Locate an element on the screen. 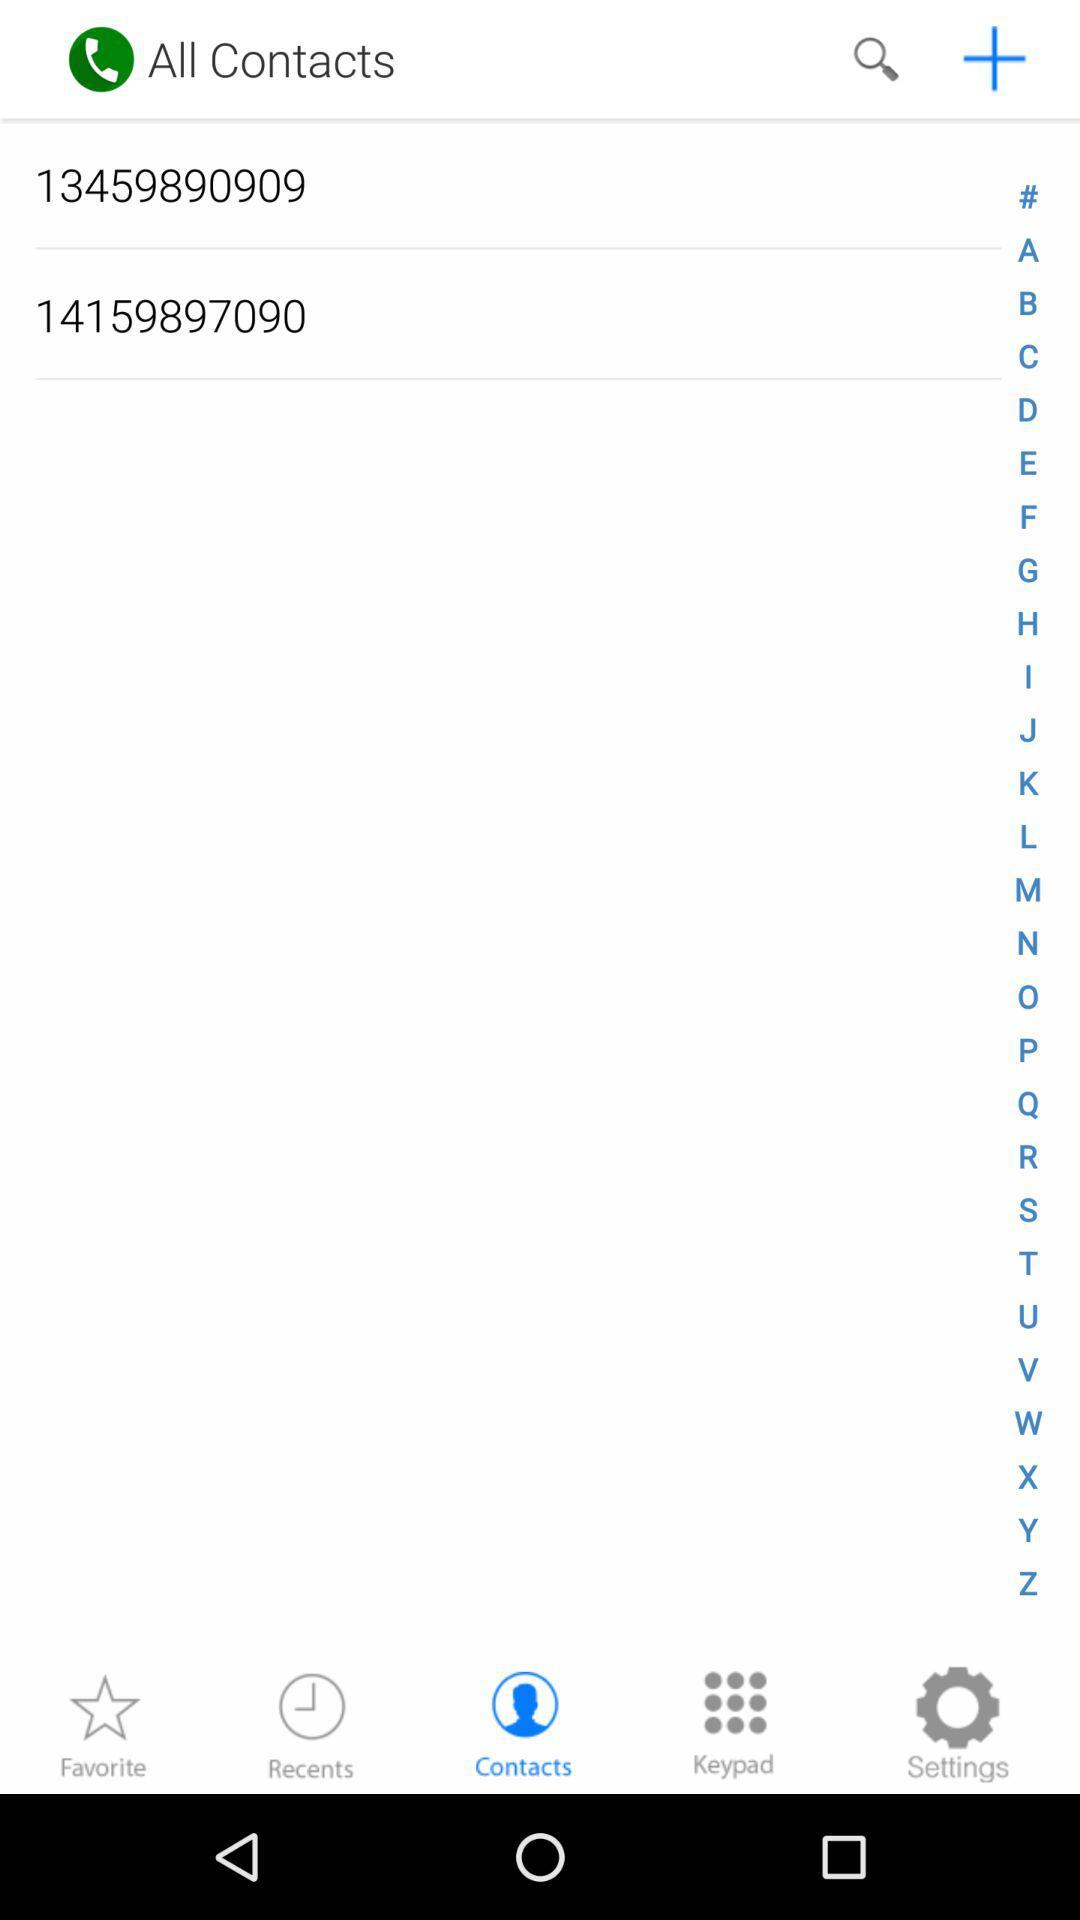 The image size is (1080, 1920). as favorite is located at coordinates (103, 1723).